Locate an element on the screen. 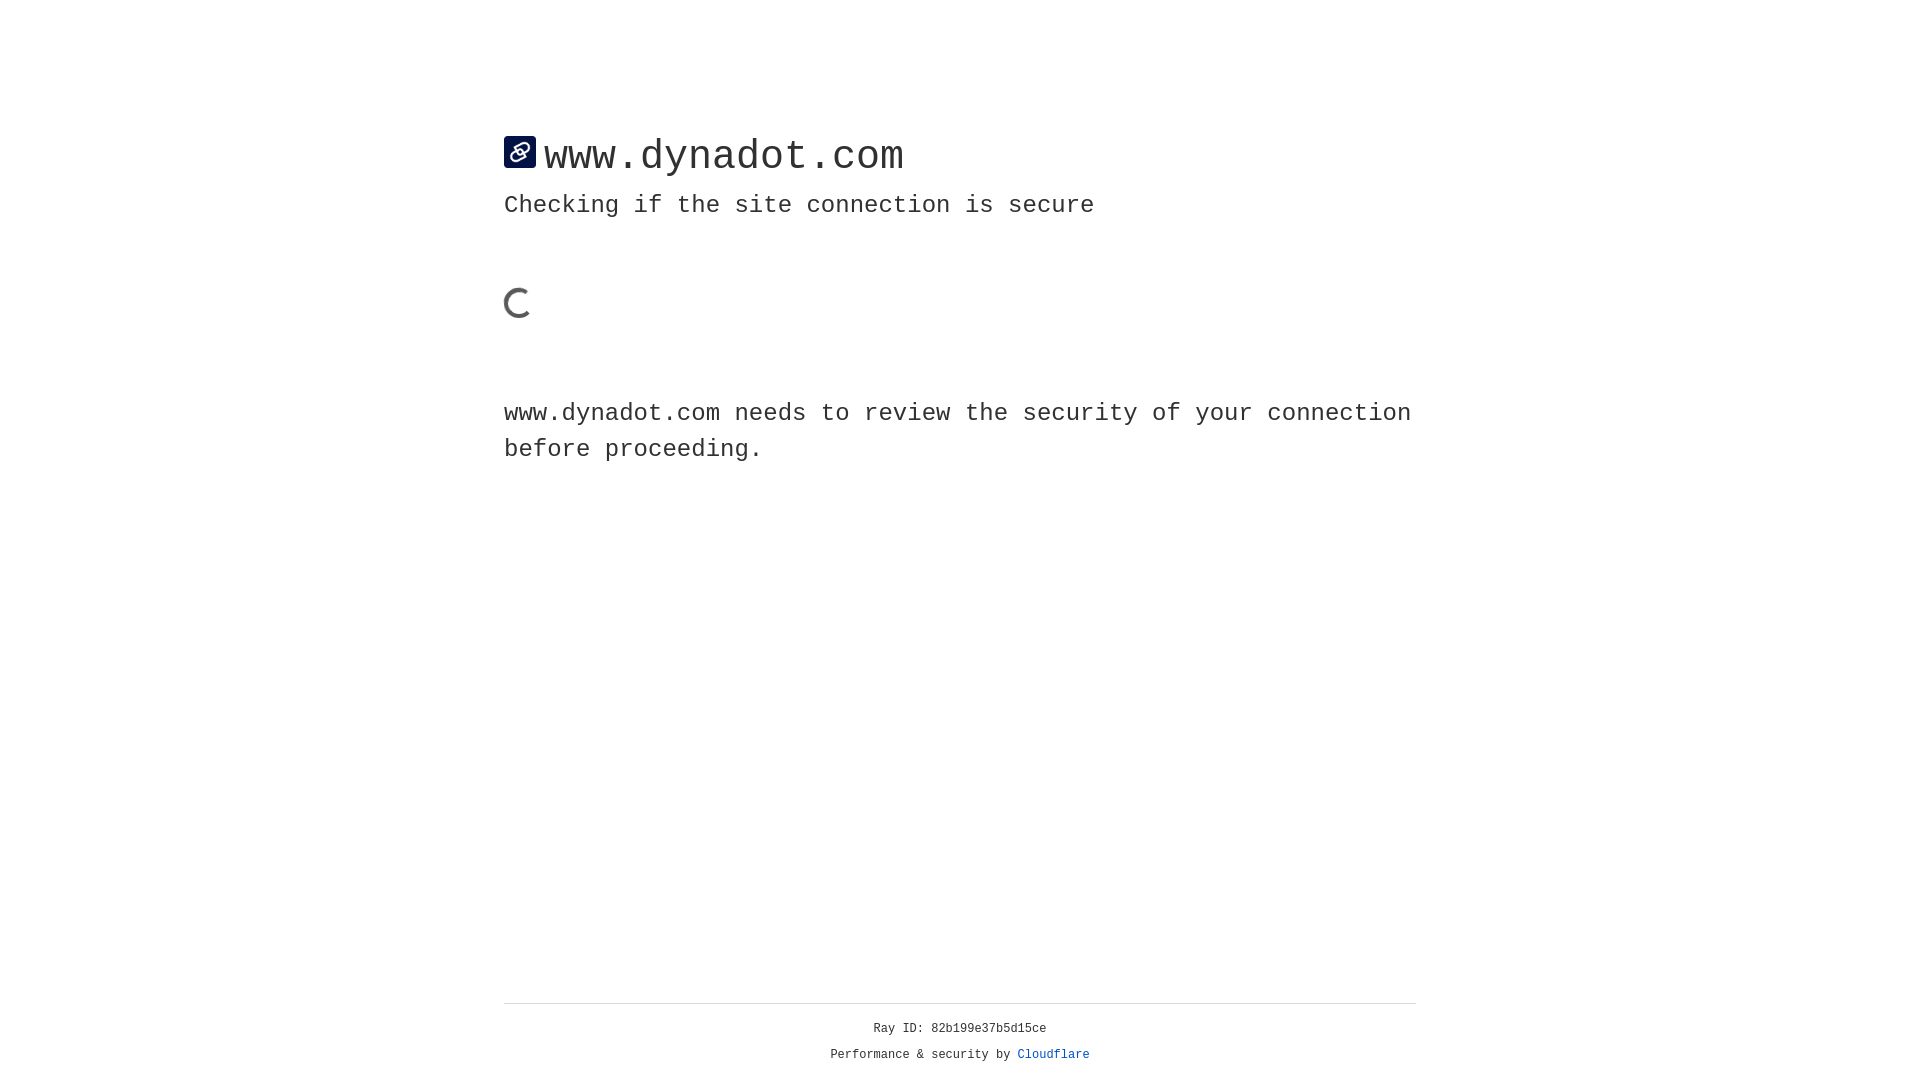  'Cloudflare' is located at coordinates (1053, 1054).